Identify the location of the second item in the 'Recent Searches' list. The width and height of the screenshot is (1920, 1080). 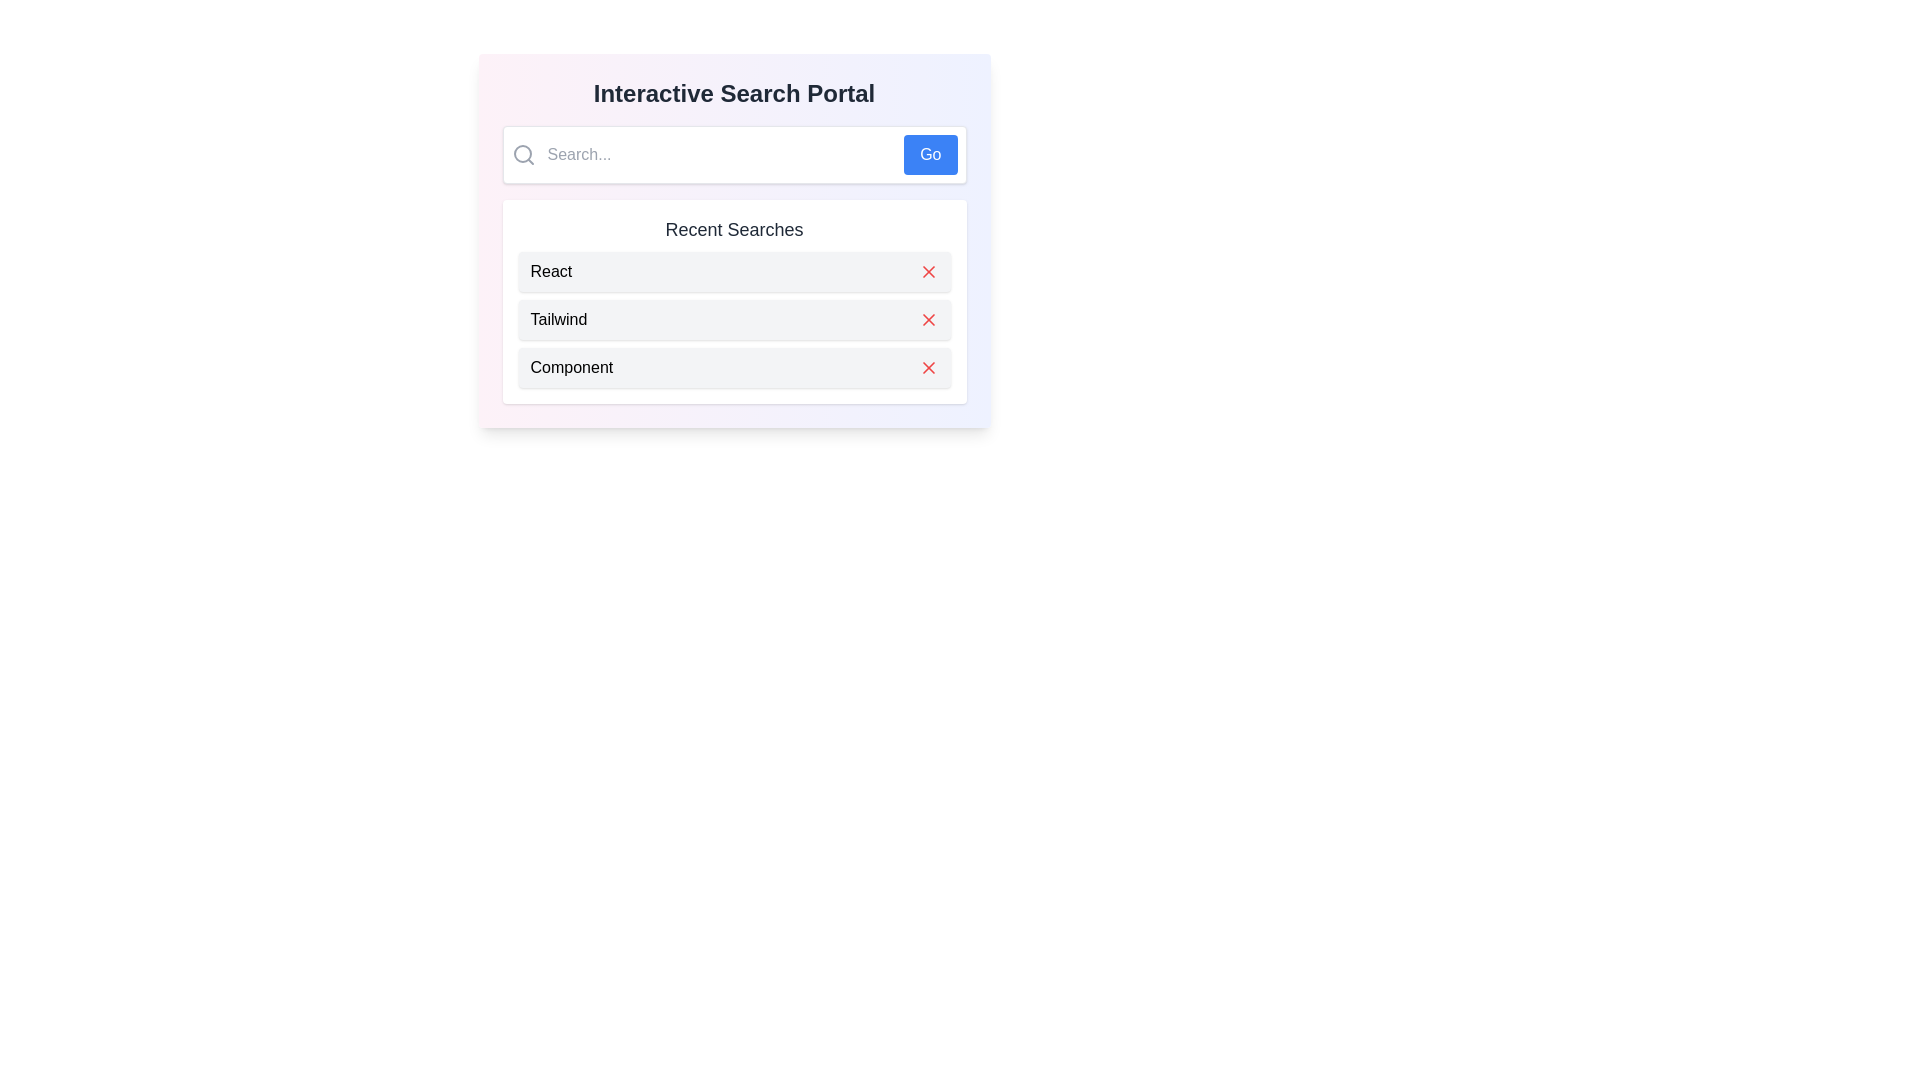
(733, 319).